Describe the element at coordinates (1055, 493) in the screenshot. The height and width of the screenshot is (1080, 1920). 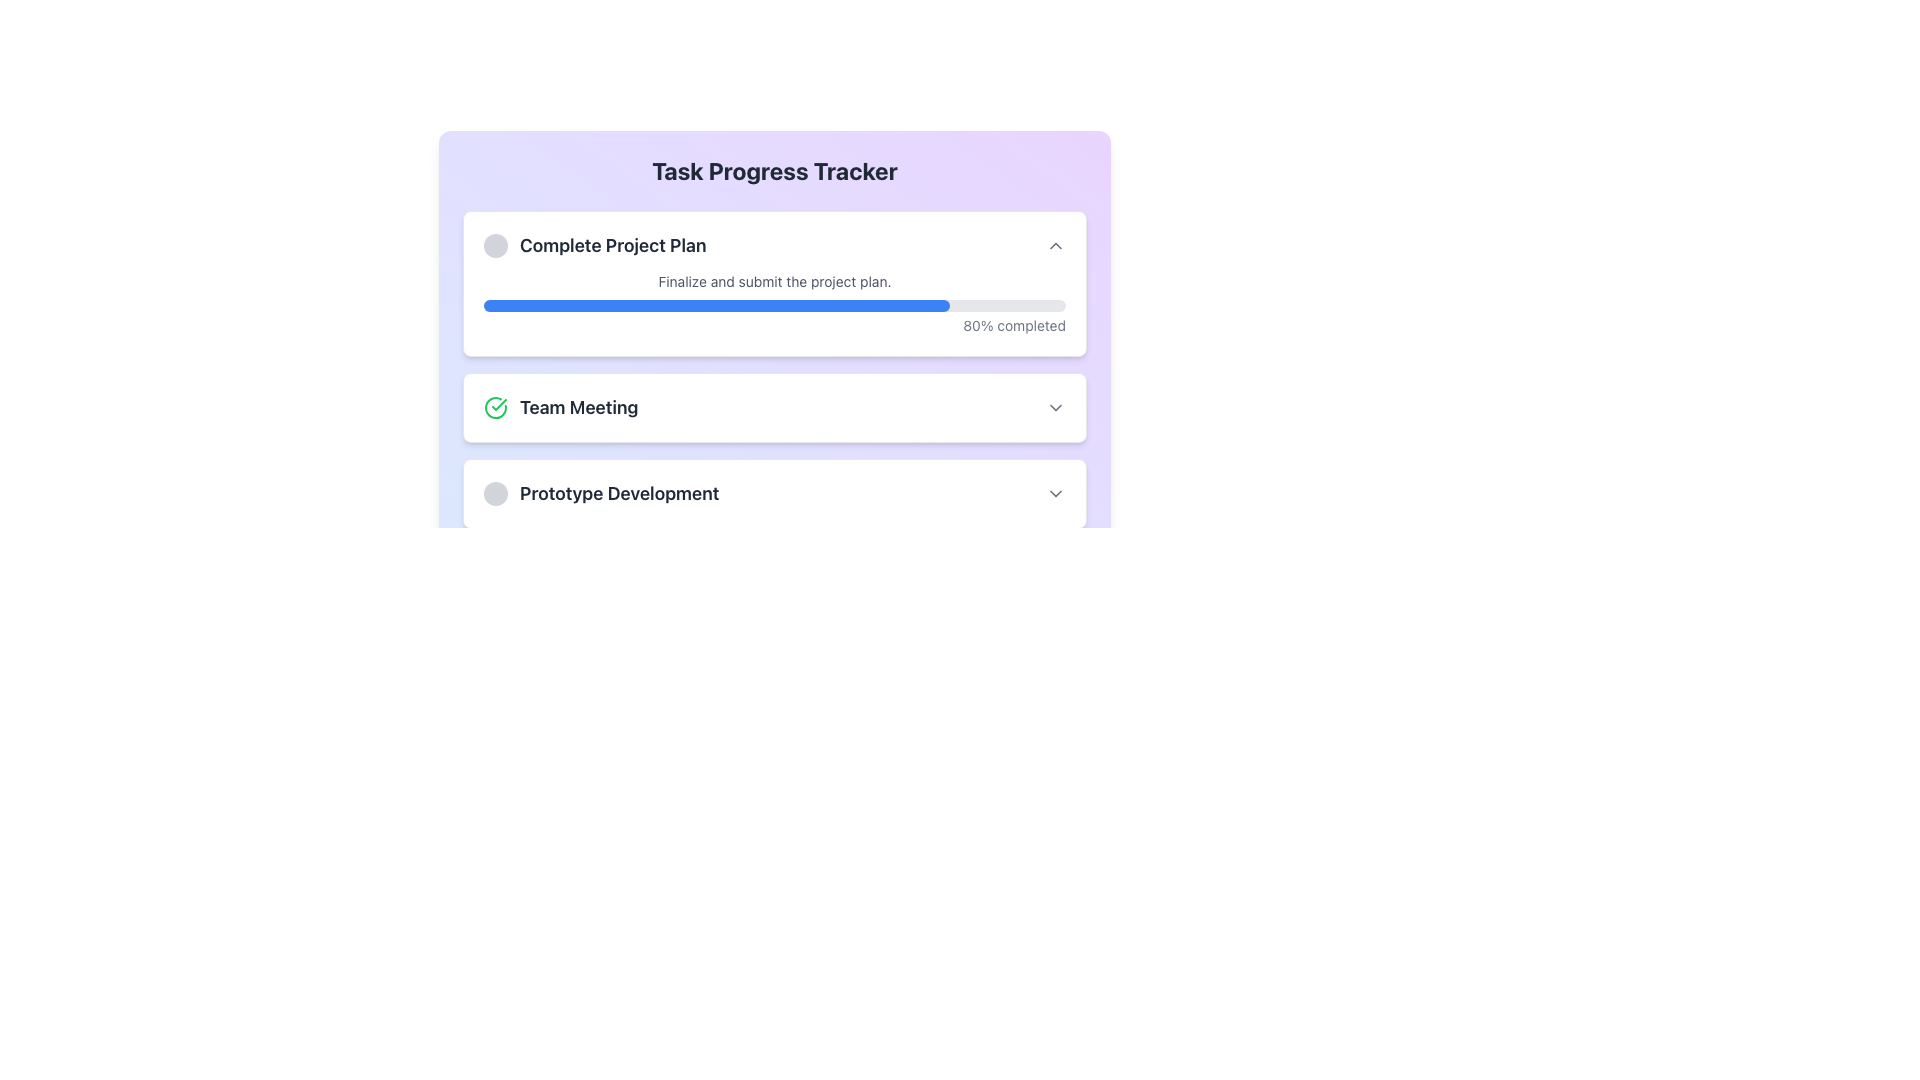
I see `the downward-pointing chevron icon button located on the far-right side of the 'Prototype Development' row` at that location.